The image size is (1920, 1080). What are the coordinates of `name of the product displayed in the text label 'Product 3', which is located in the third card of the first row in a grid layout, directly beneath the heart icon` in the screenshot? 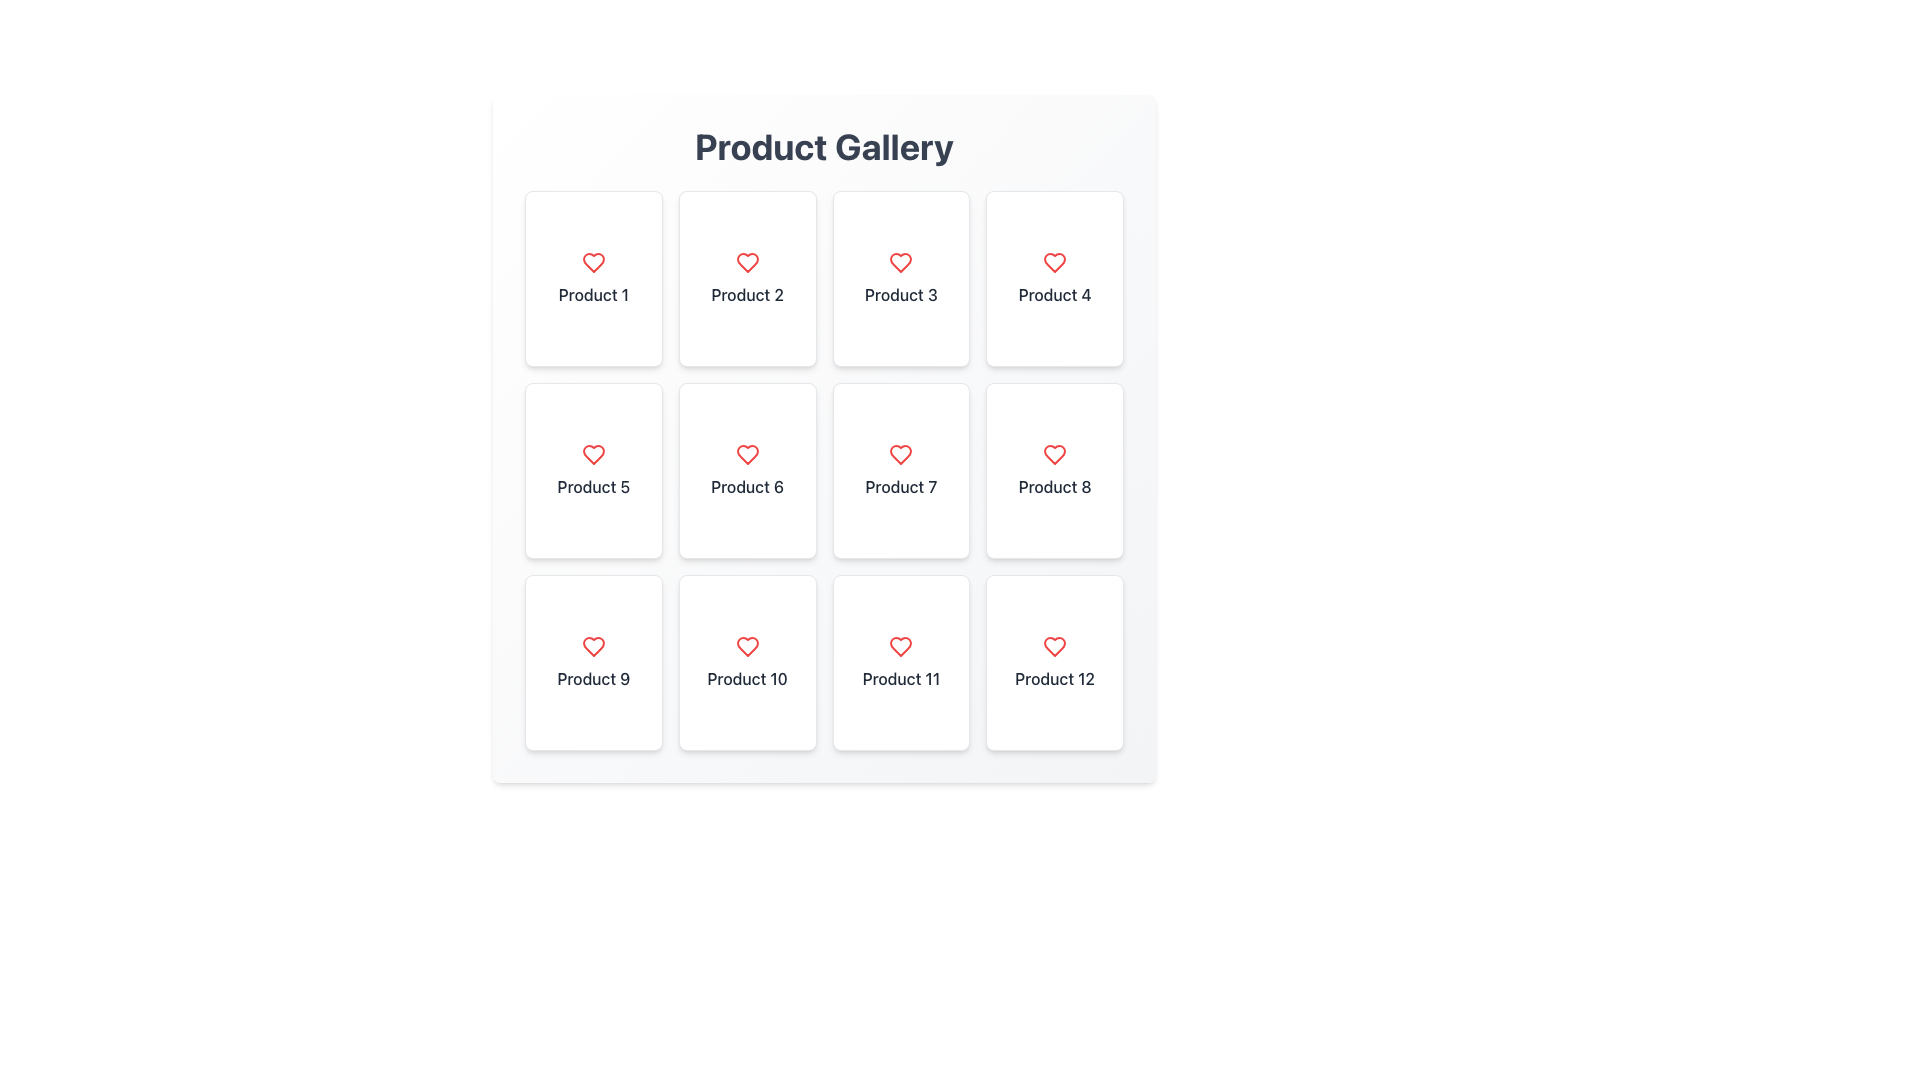 It's located at (900, 294).